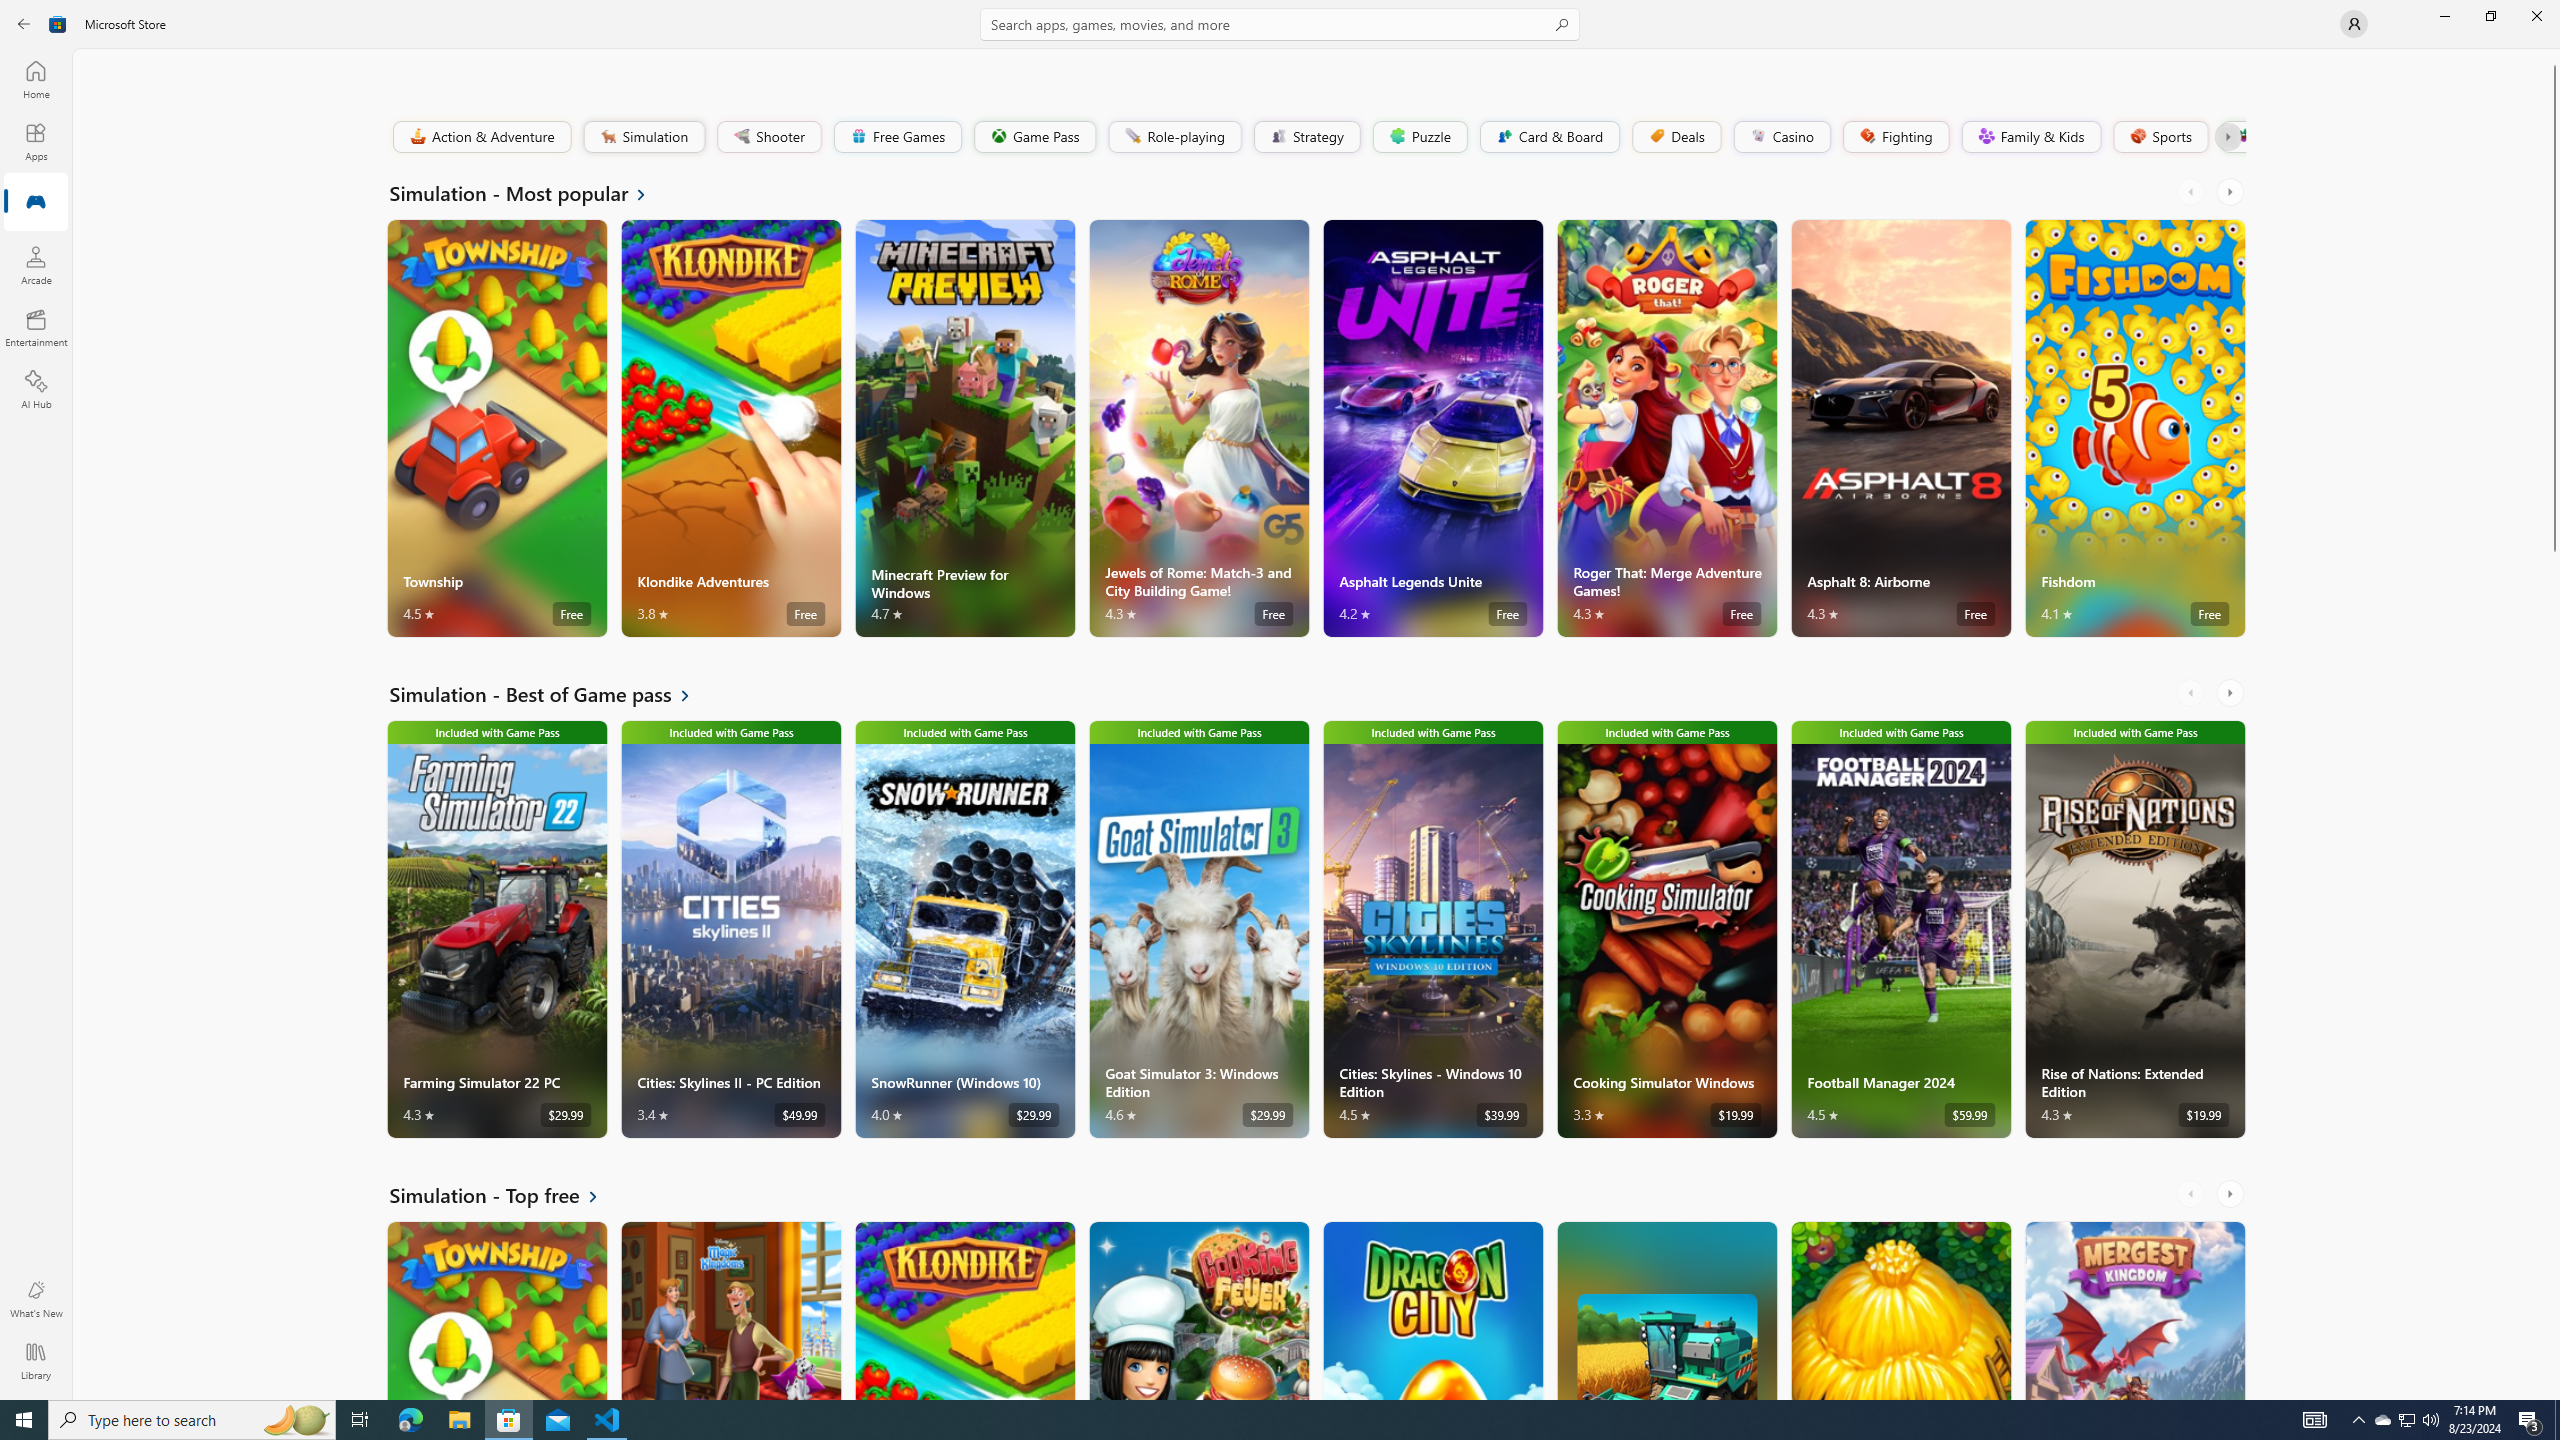 The width and height of the screenshot is (2560, 1440). Describe the element at coordinates (24, 22) in the screenshot. I see `'Back'` at that location.